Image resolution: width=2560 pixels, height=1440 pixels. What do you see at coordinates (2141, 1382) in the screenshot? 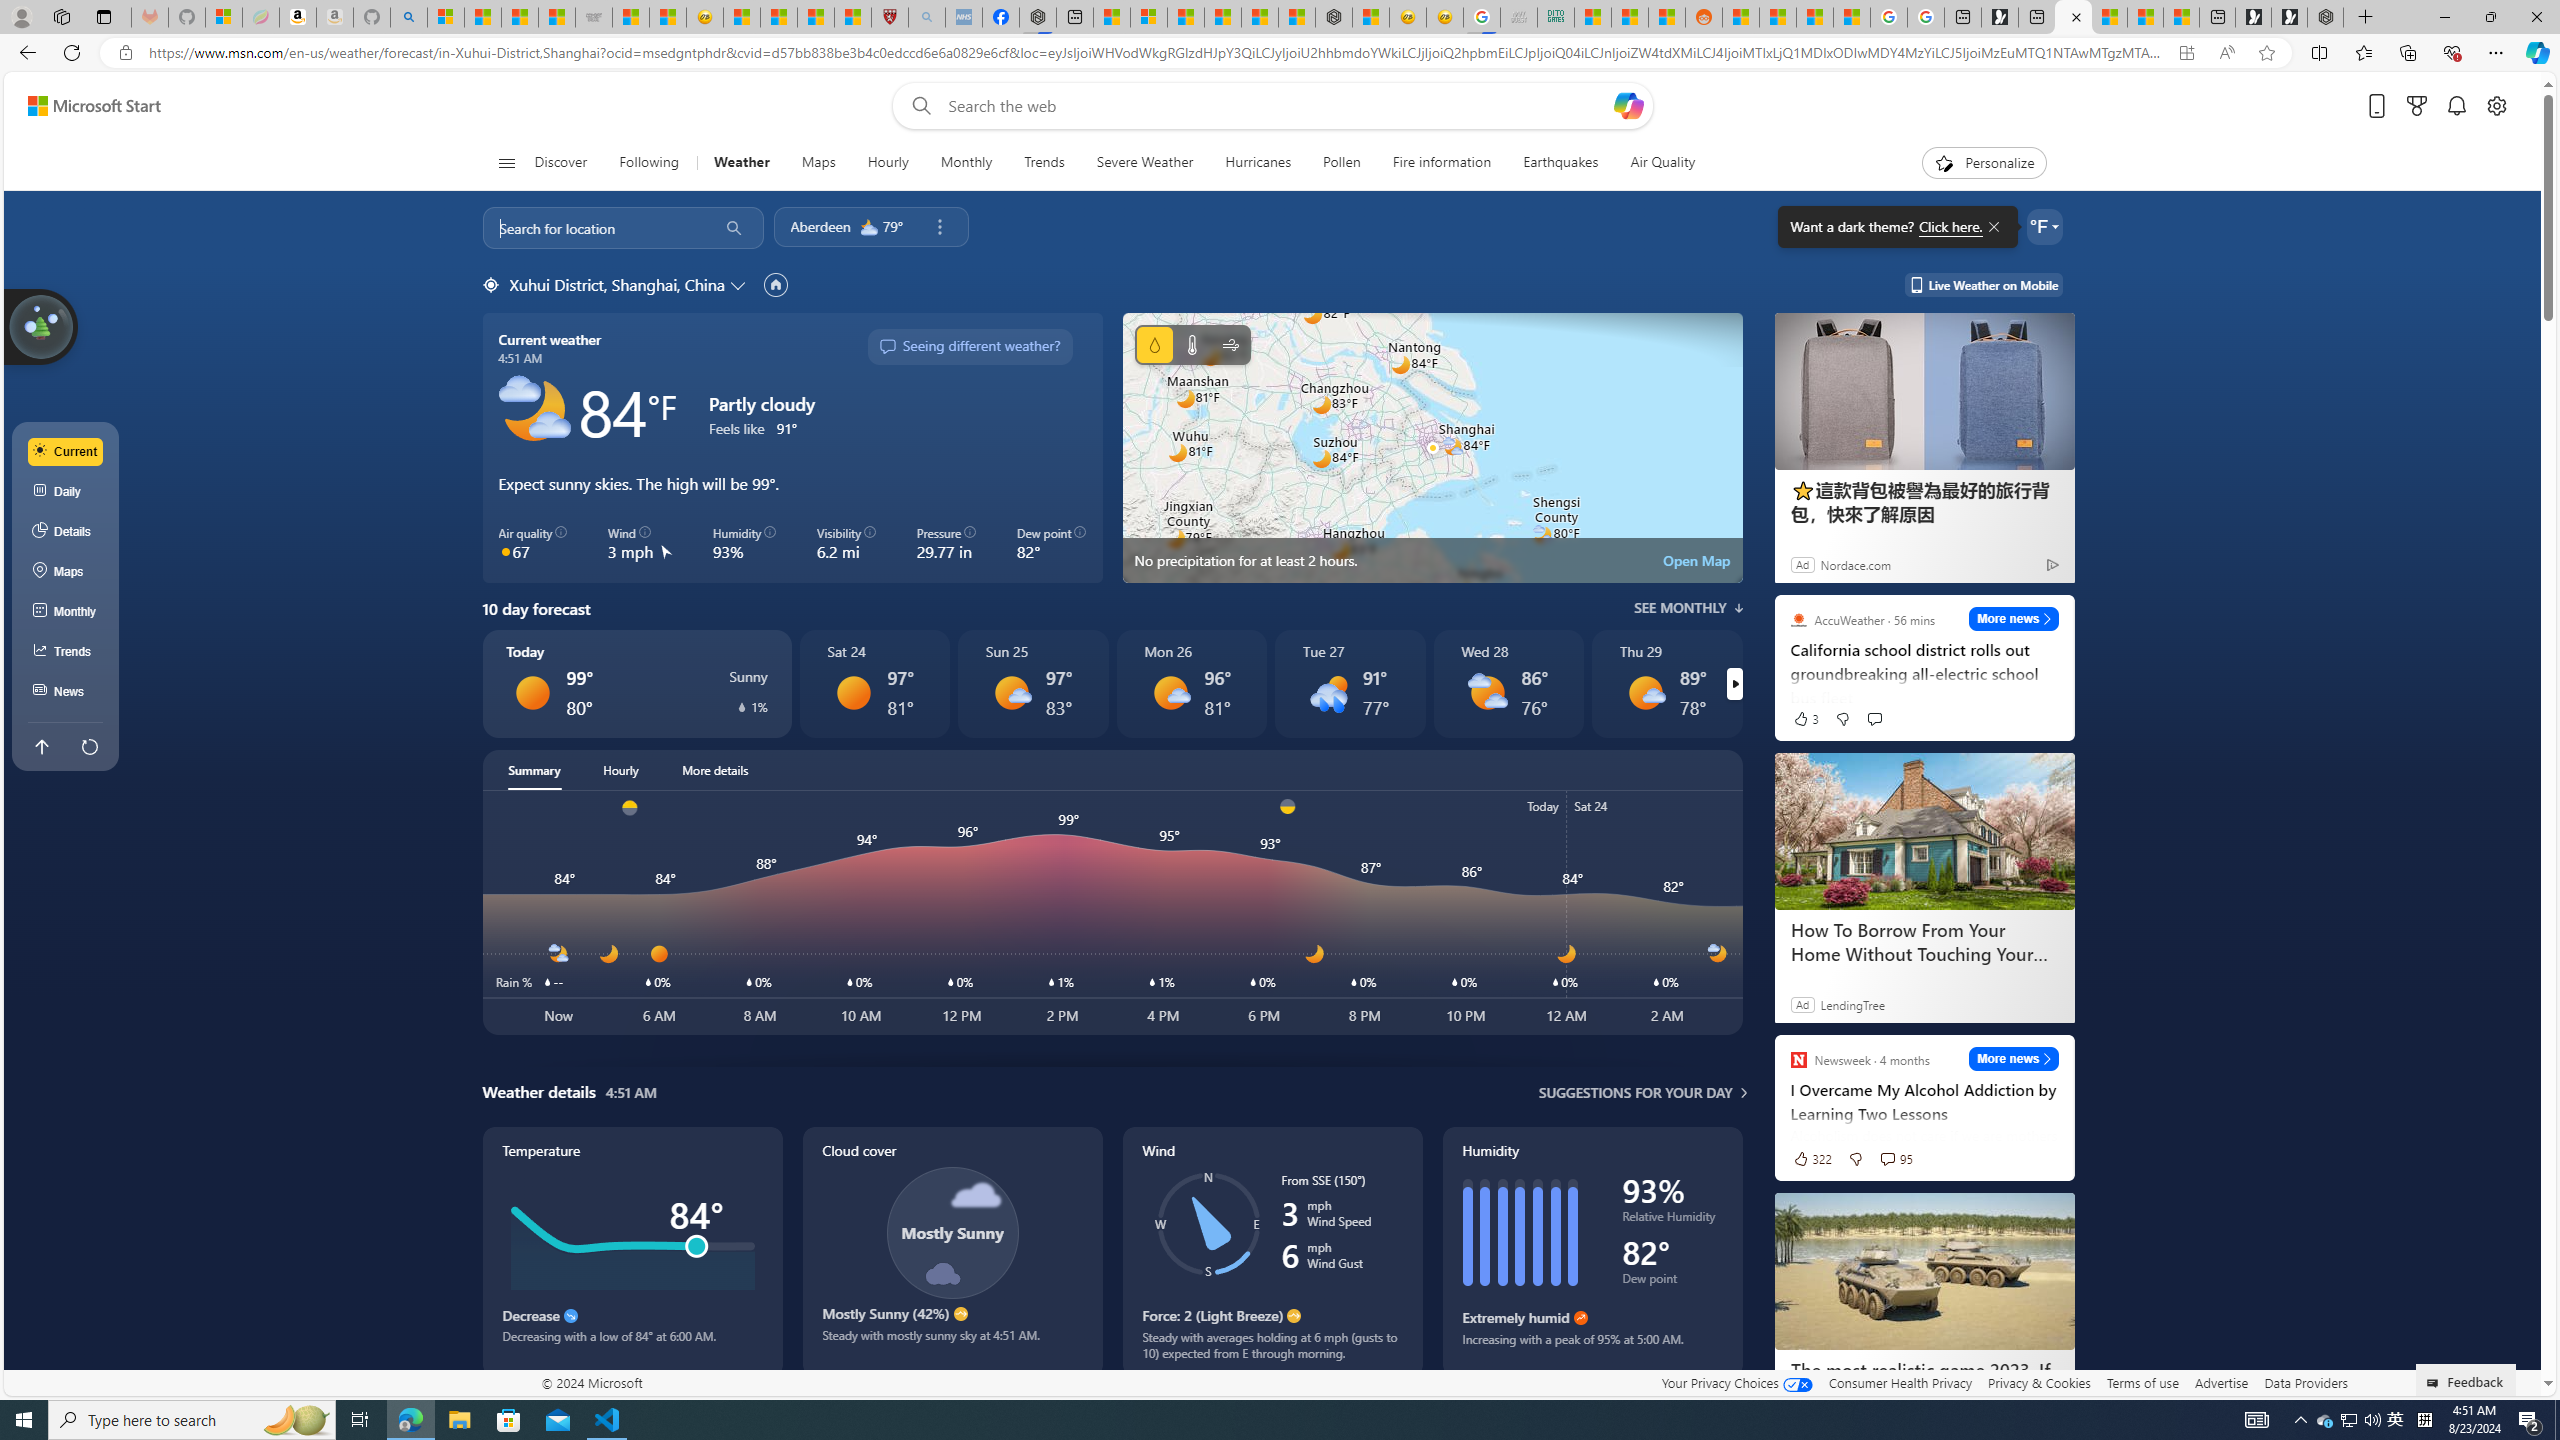
I see `'Terms of use'` at bounding box center [2141, 1382].